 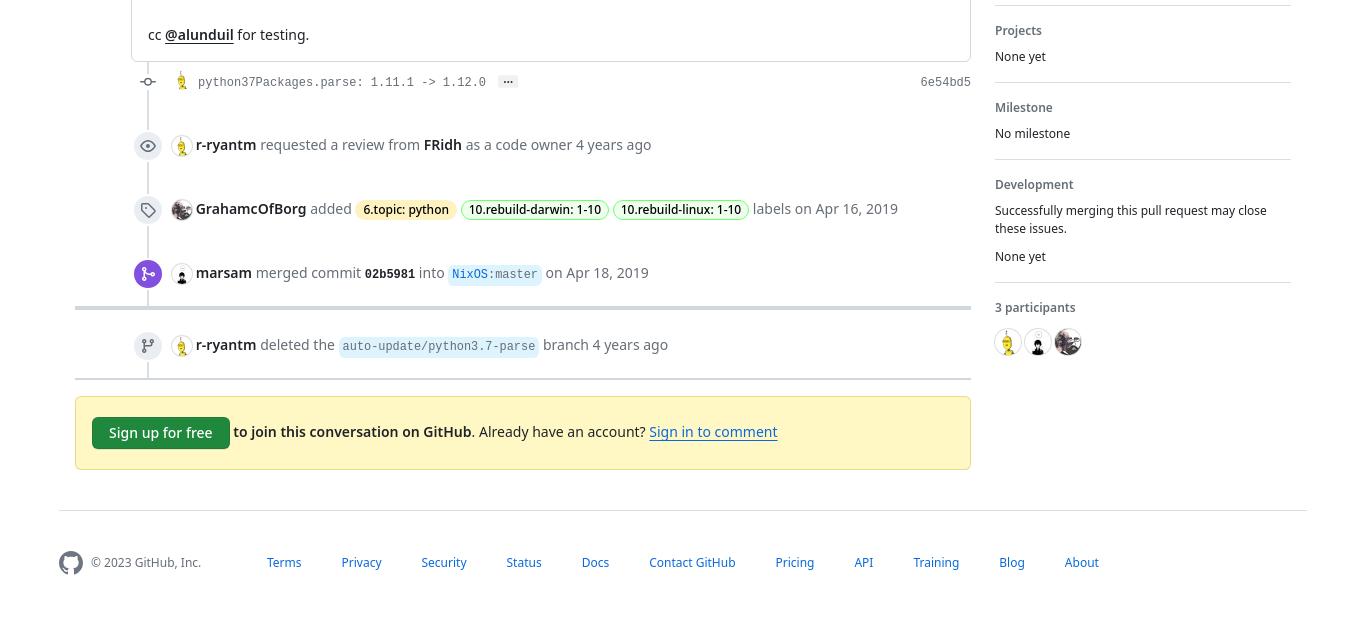 I want to click on 'marsam', so click(x=222, y=270).